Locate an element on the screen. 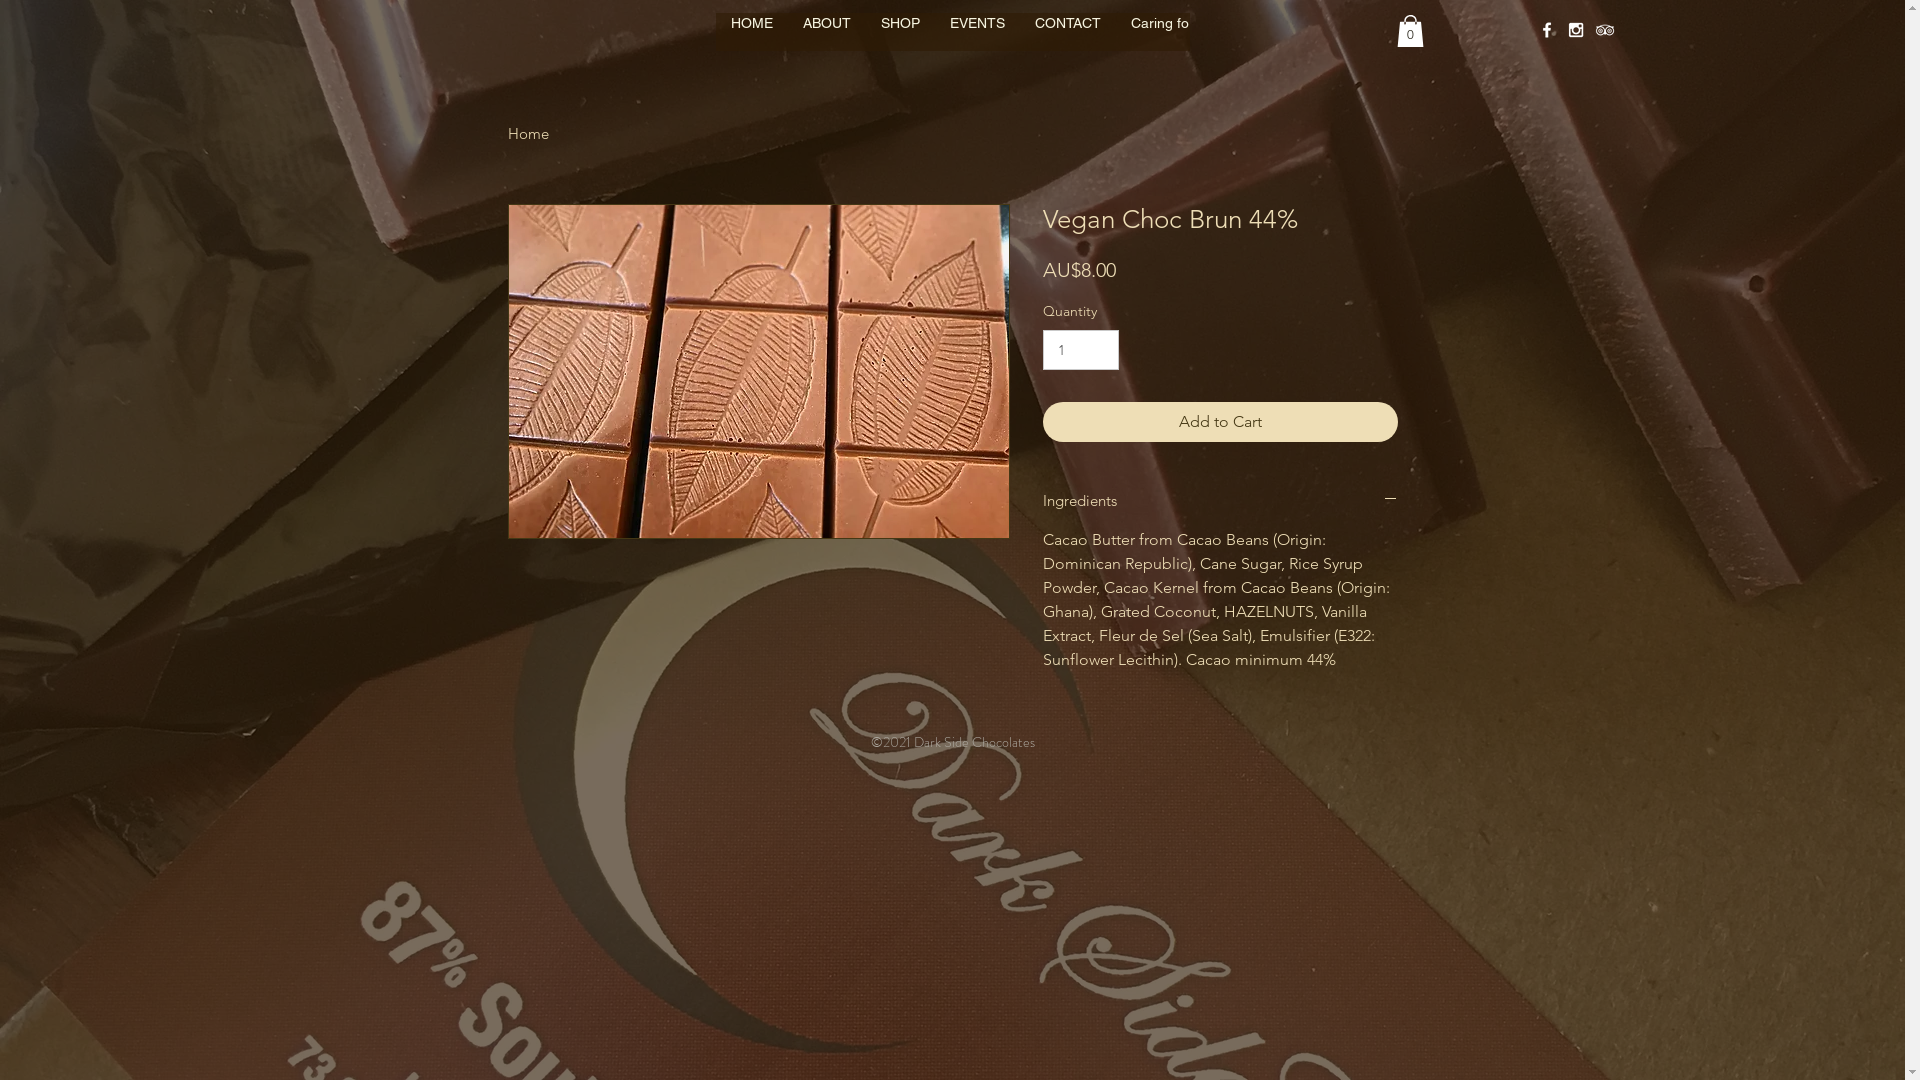 The width and height of the screenshot is (1920, 1080). 'CONTACT' is located at coordinates (1067, 38).